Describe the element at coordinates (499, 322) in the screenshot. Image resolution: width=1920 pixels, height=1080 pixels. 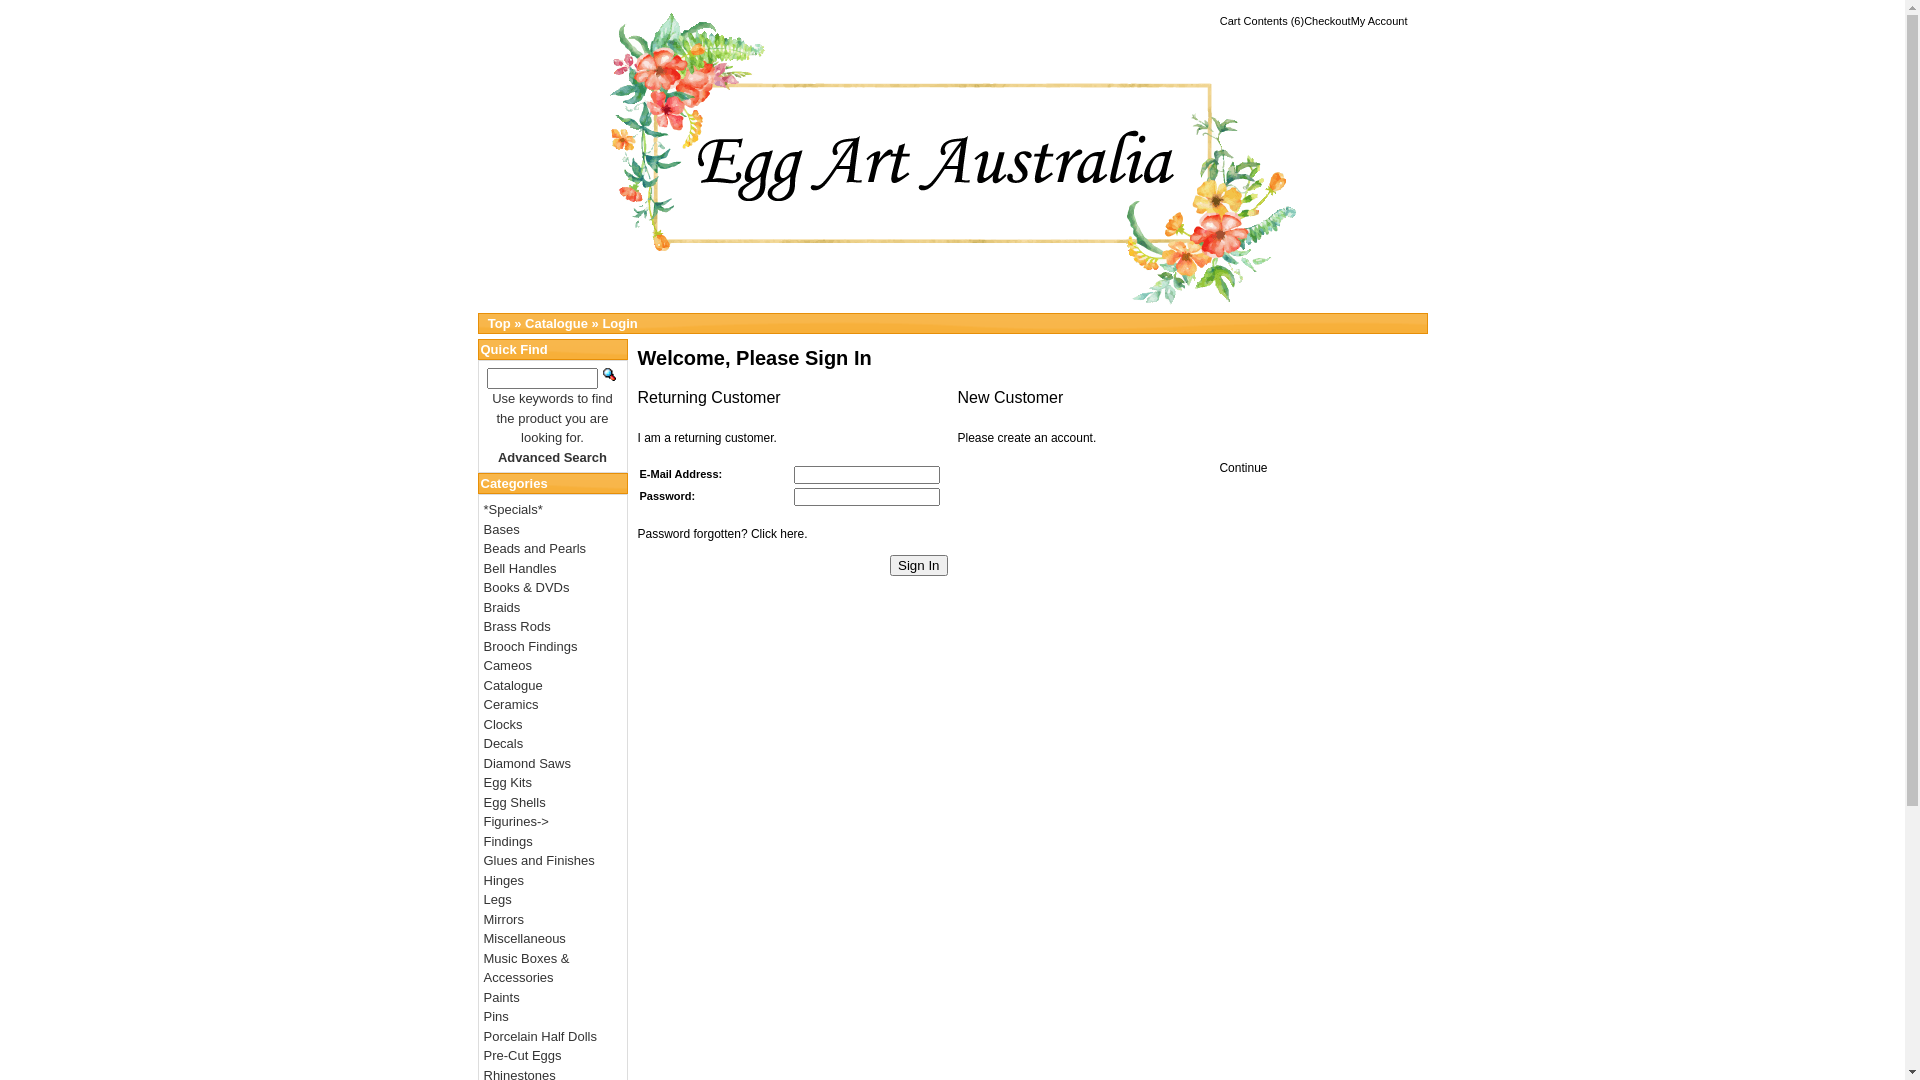
I see `'Top'` at that location.